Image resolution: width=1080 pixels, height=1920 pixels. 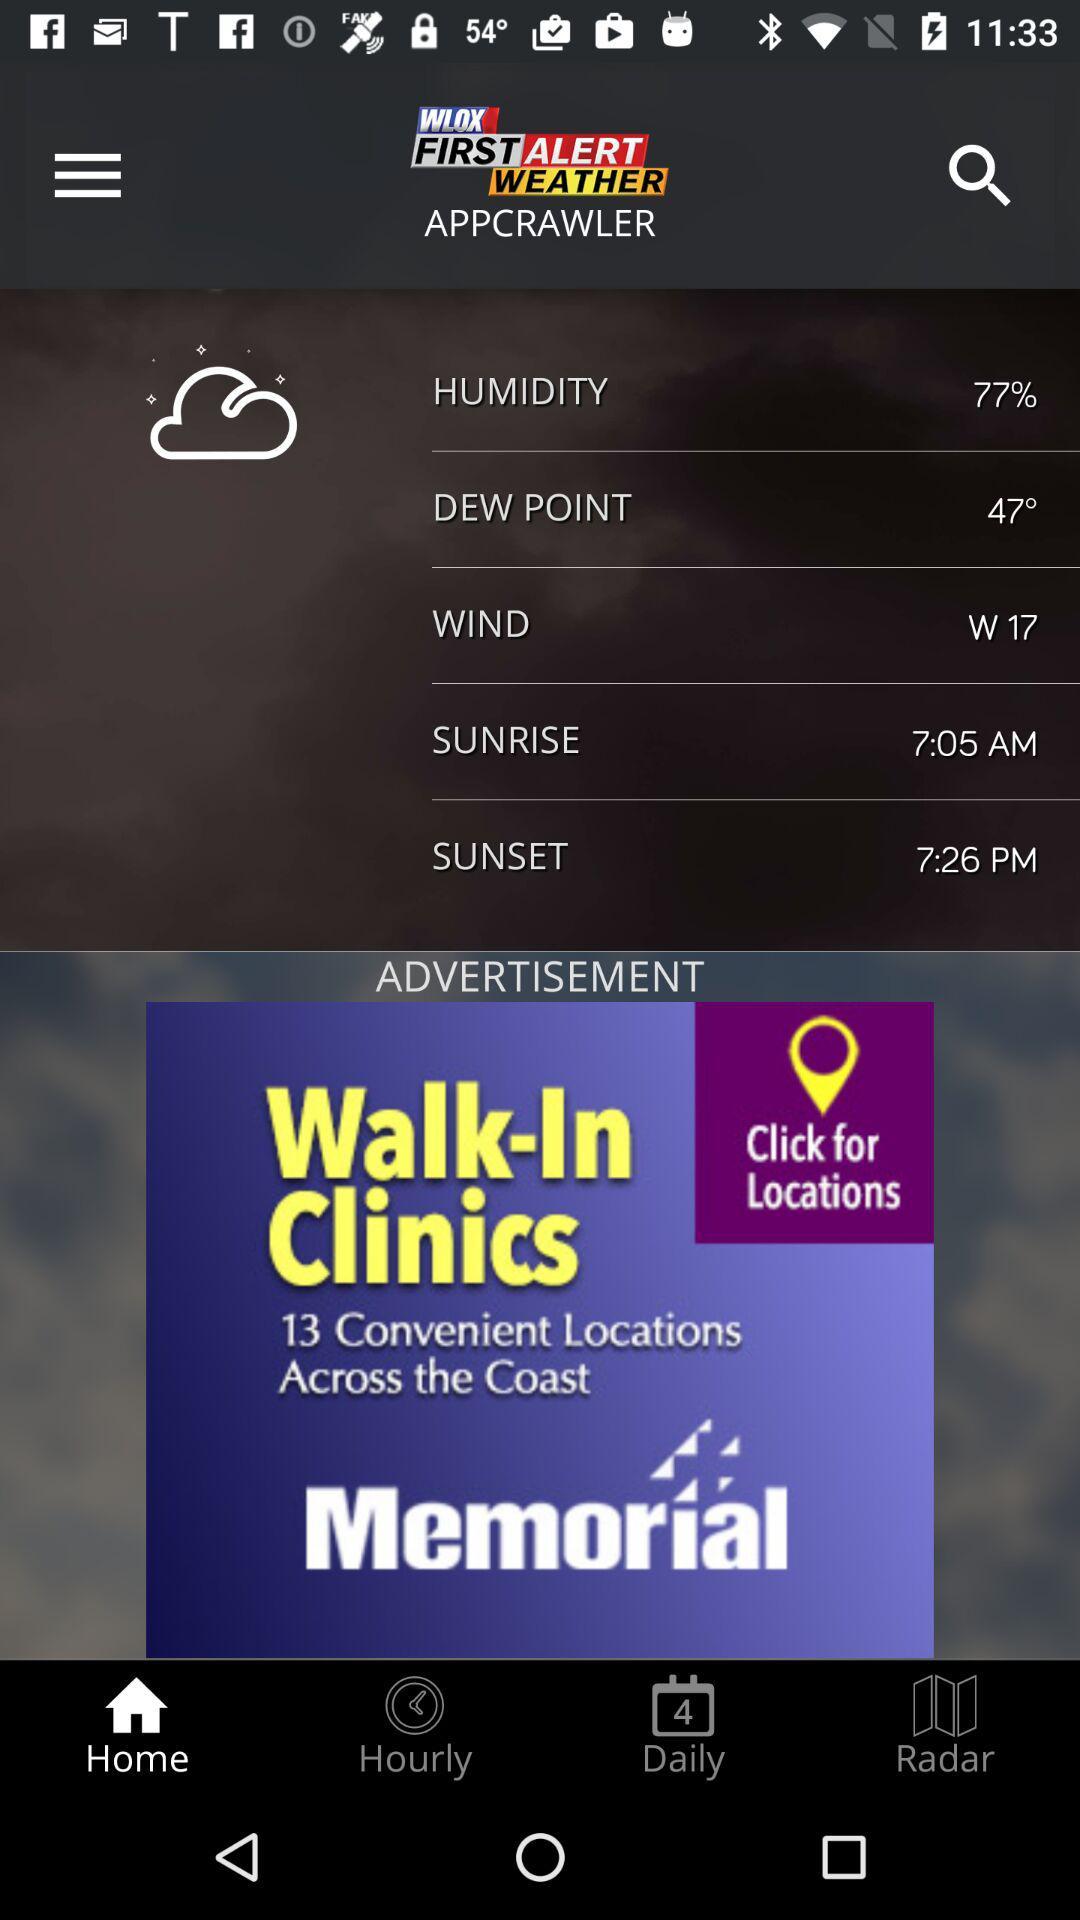 I want to click on go to advertisement, so click(x=540, y=1330).